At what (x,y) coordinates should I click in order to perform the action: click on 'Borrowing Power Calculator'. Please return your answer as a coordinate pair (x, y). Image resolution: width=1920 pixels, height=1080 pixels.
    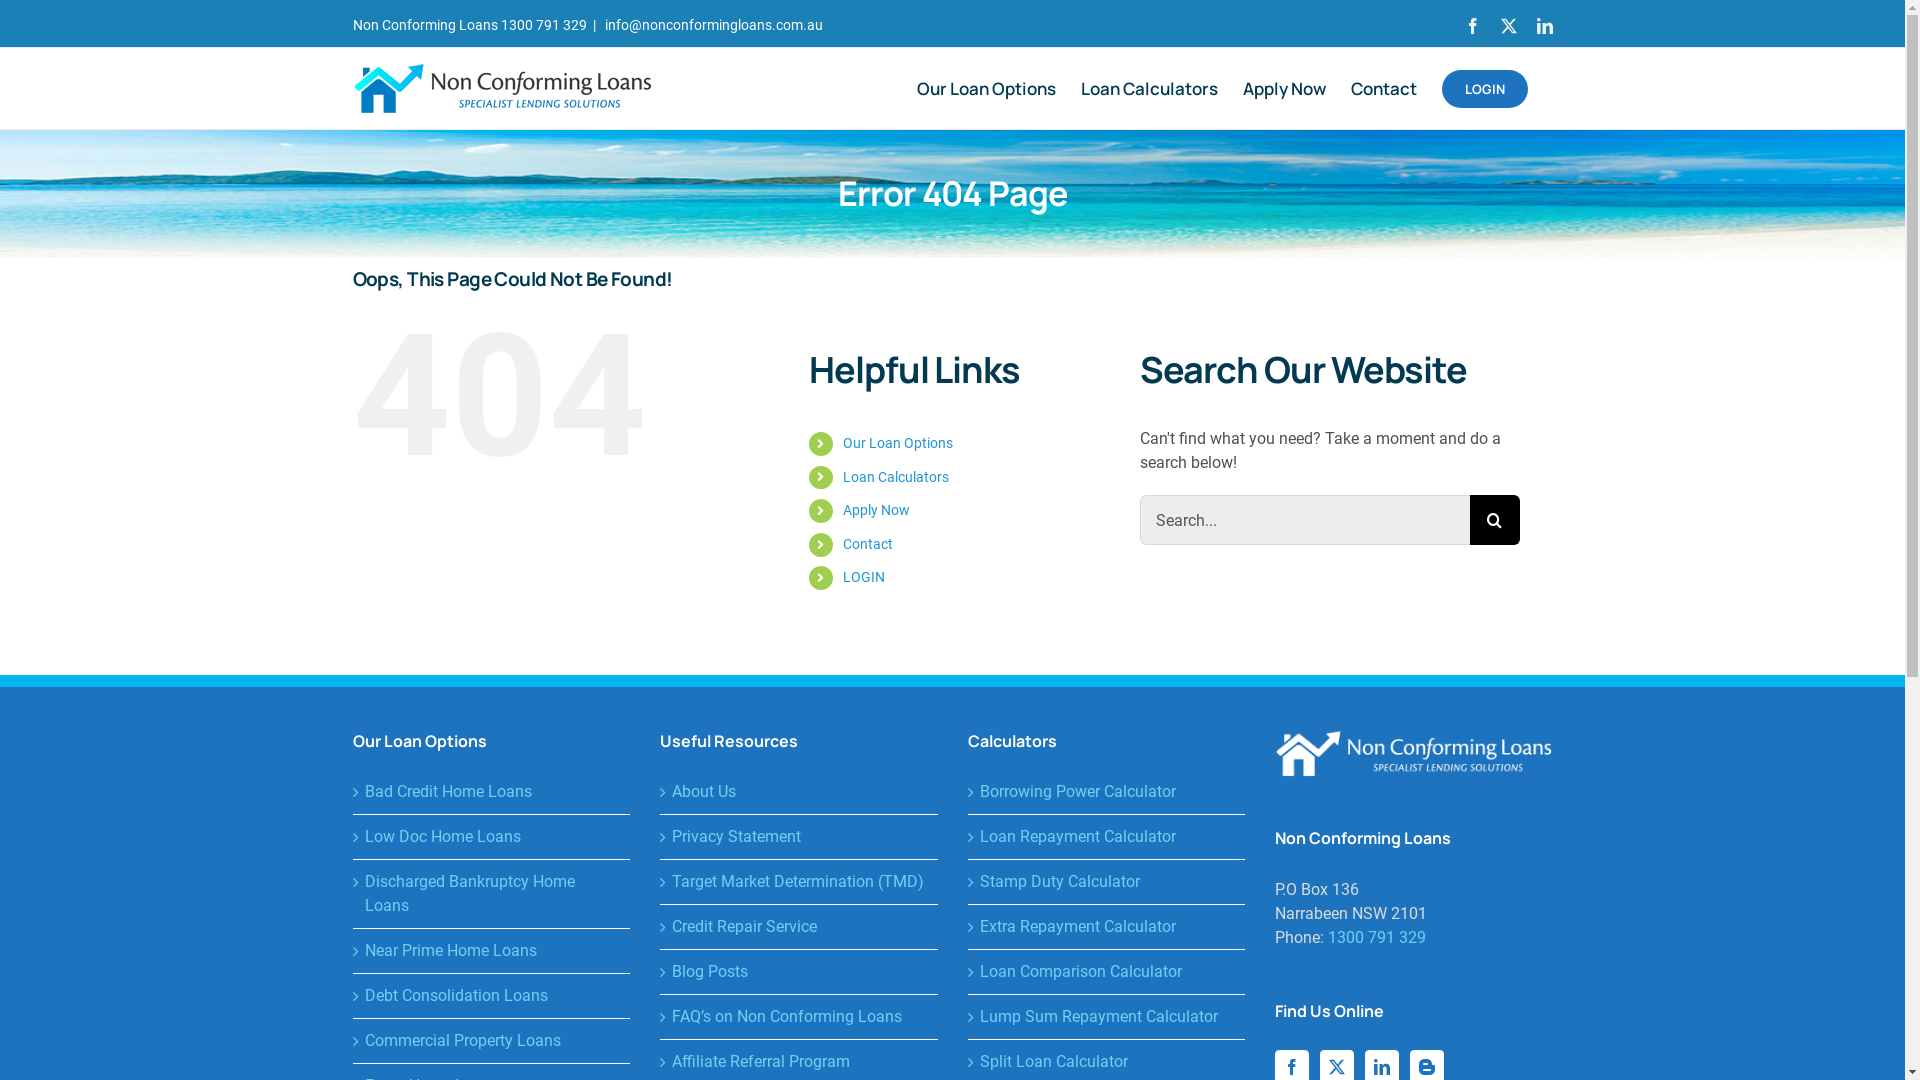
    Looking at the image, I should click on (1107, 790).